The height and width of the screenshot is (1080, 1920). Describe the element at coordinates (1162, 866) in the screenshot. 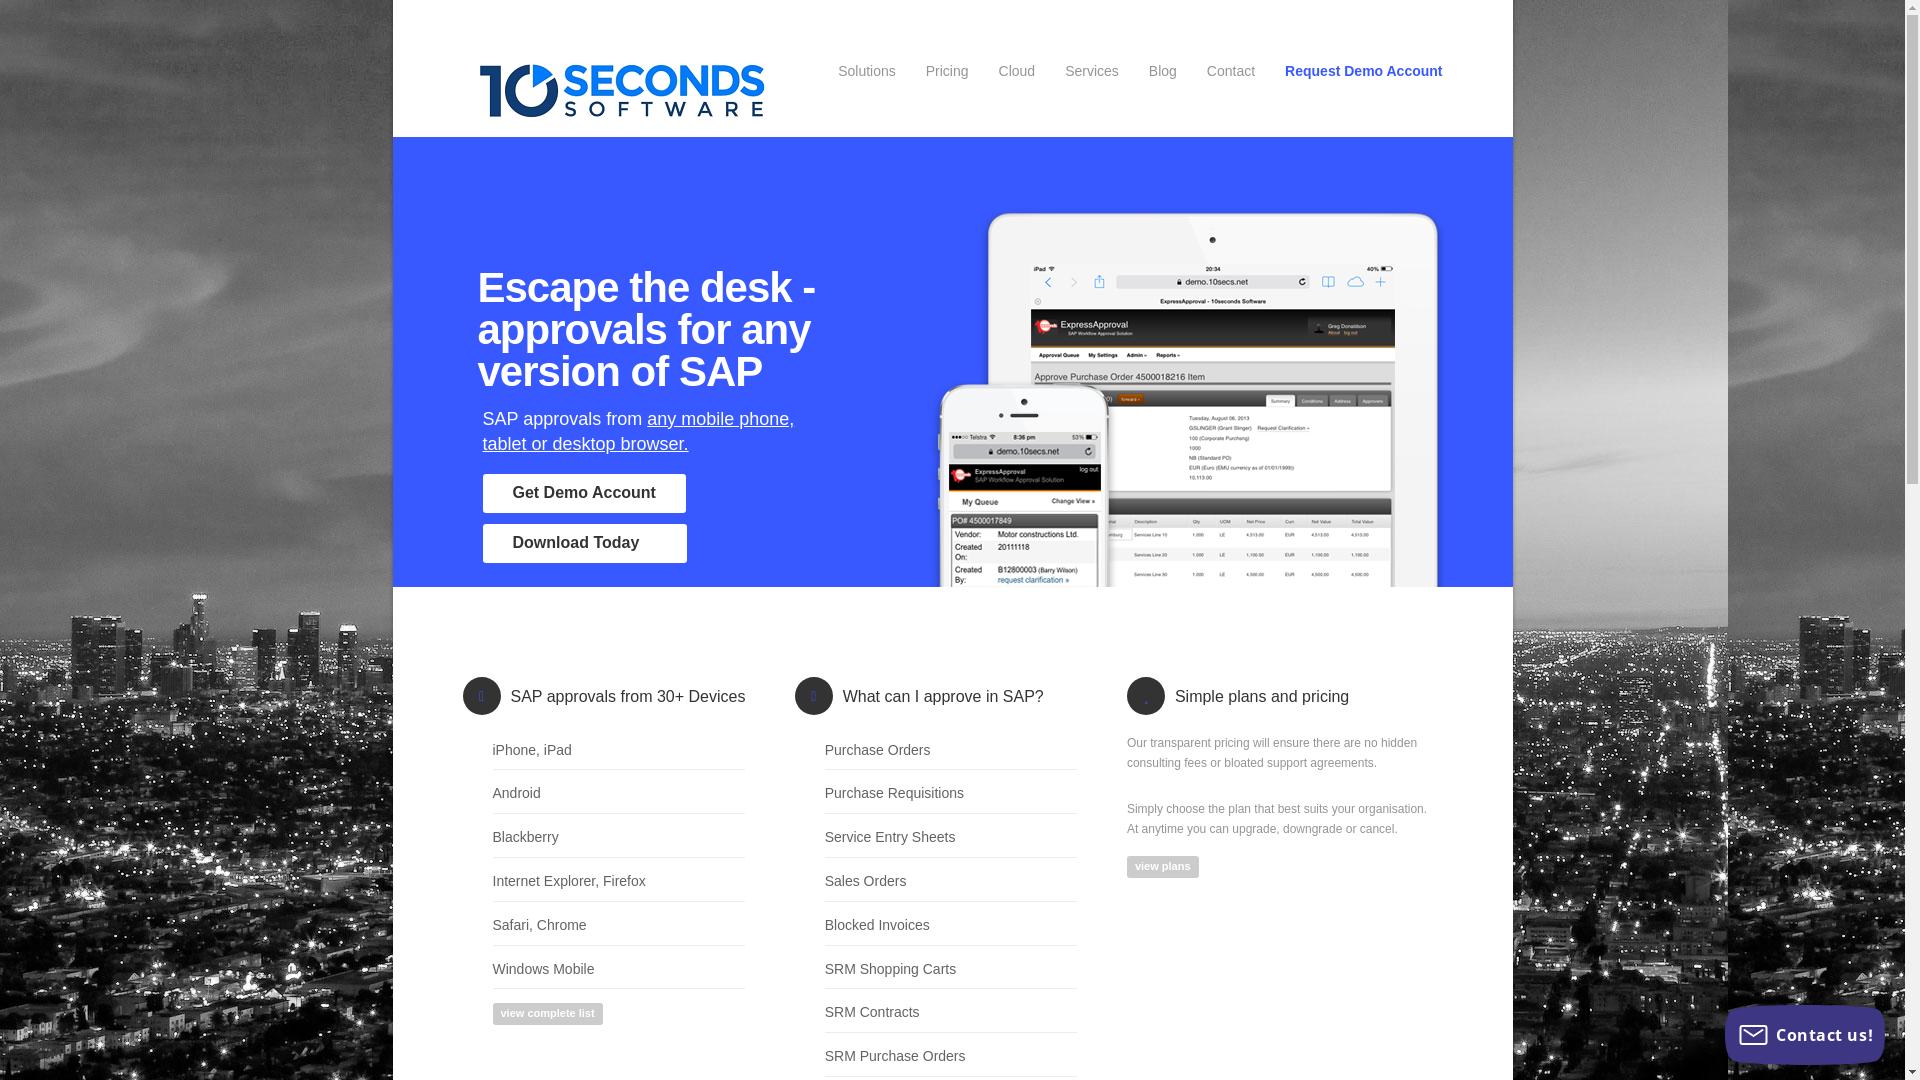

I see `'view plans'` at that location.